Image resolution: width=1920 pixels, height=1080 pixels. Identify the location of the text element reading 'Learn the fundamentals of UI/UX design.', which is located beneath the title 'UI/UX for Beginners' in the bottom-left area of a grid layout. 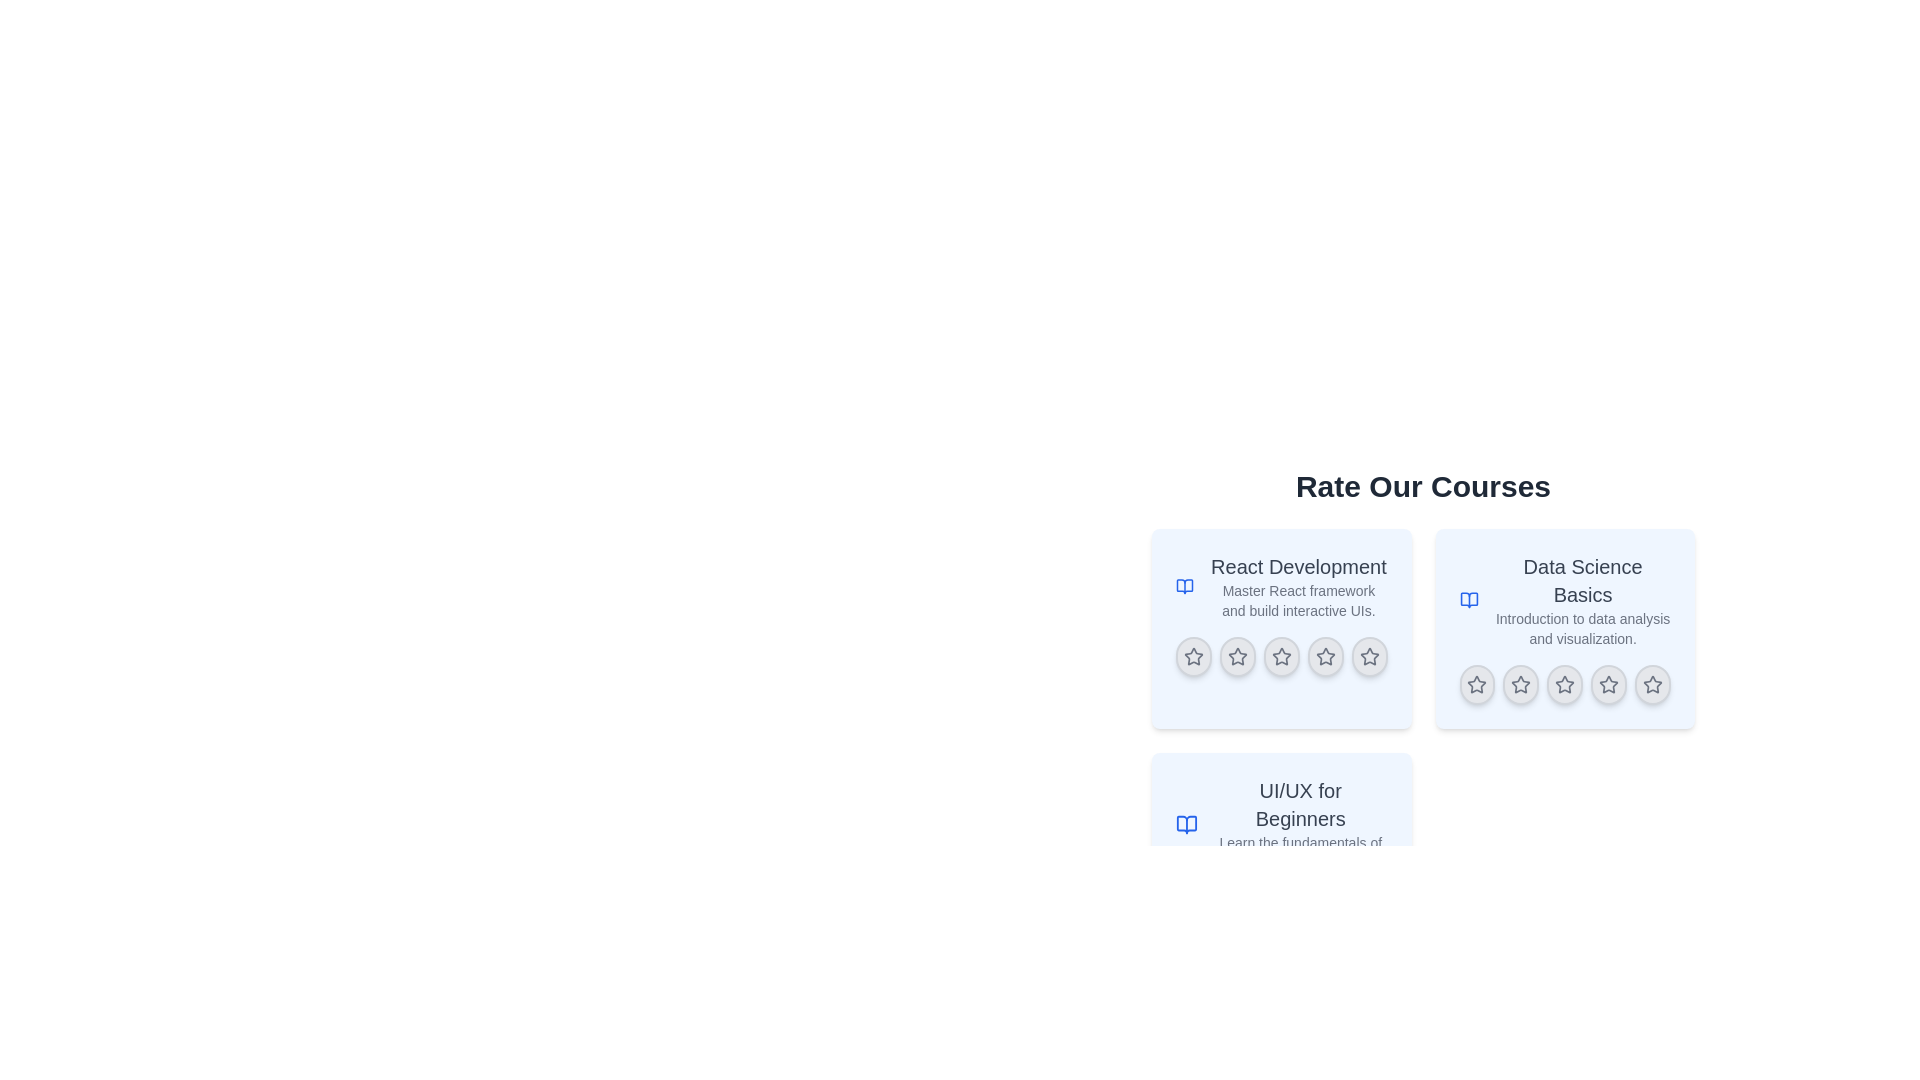
(1300, 852).